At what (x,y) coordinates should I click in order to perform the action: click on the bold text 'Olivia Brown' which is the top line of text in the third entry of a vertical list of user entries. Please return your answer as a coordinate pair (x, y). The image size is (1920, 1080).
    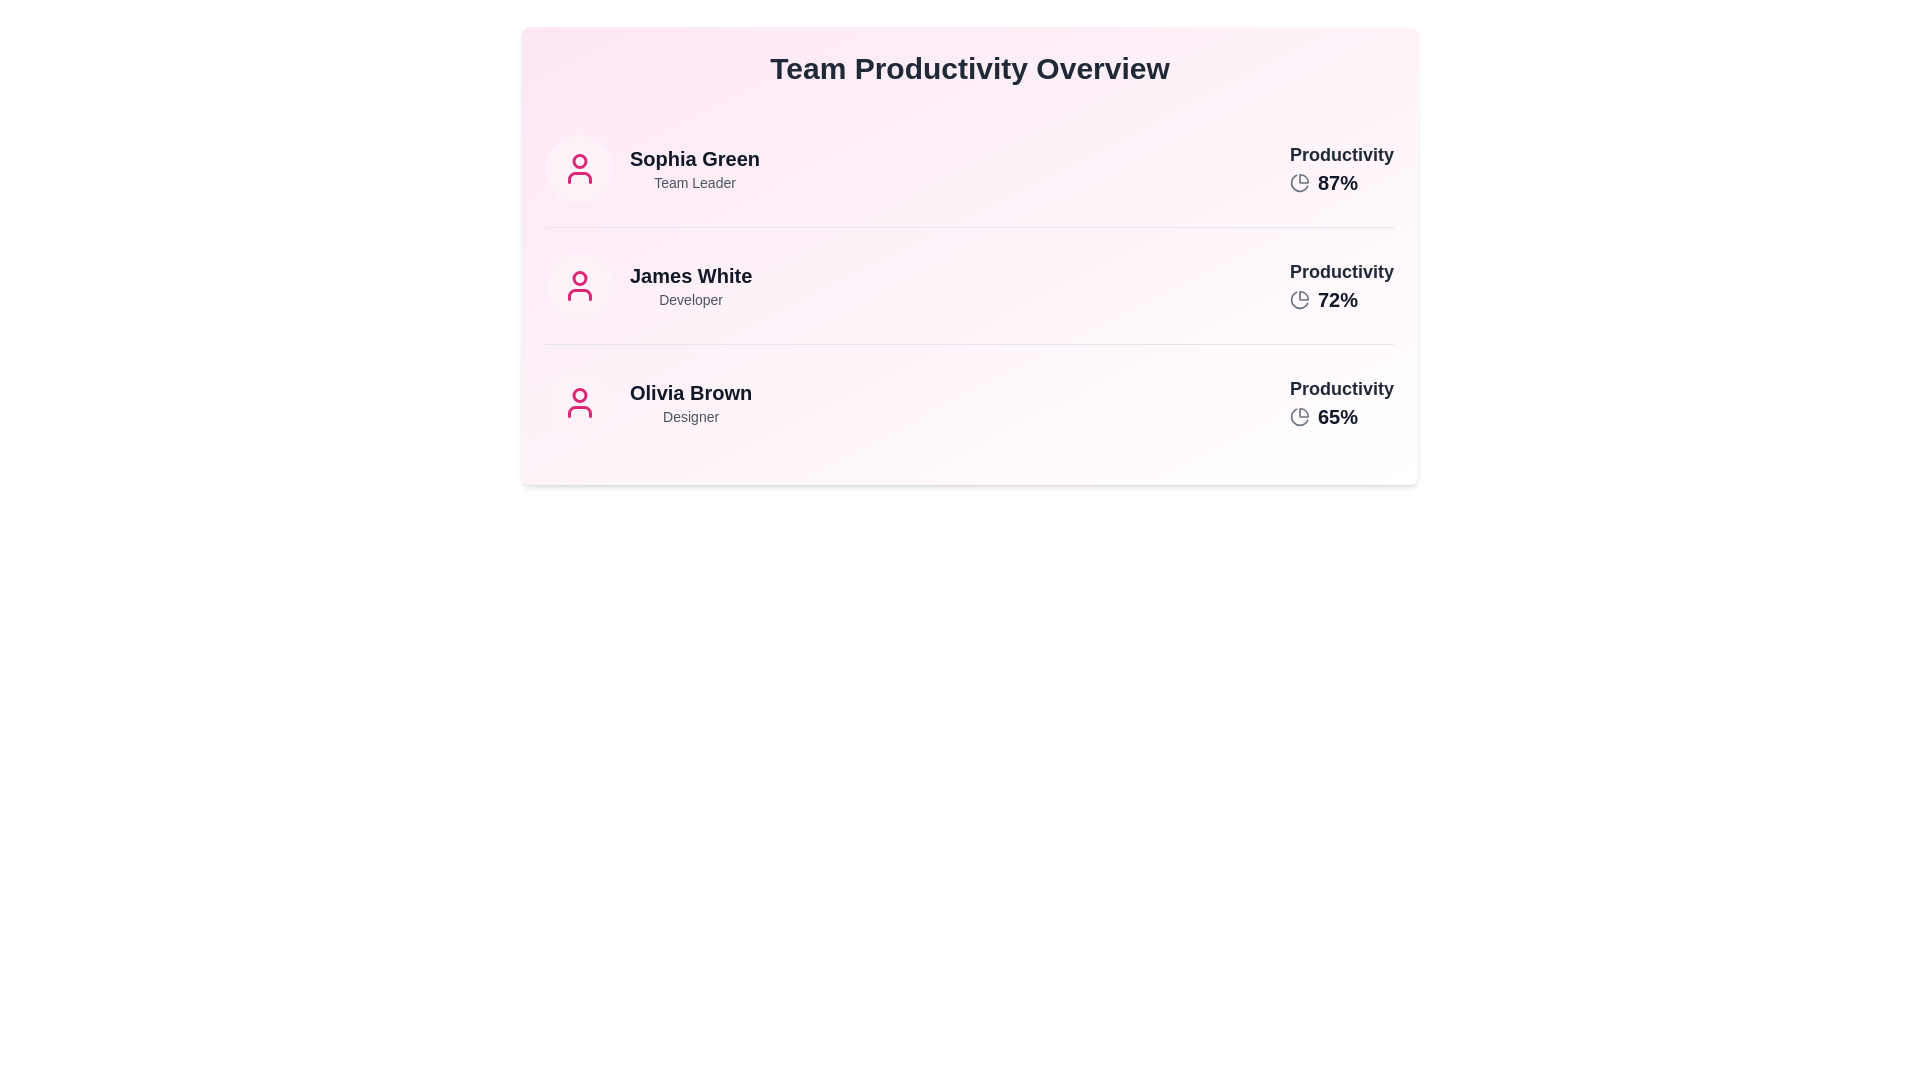
    Looking at the image, I should click on (691, 393).